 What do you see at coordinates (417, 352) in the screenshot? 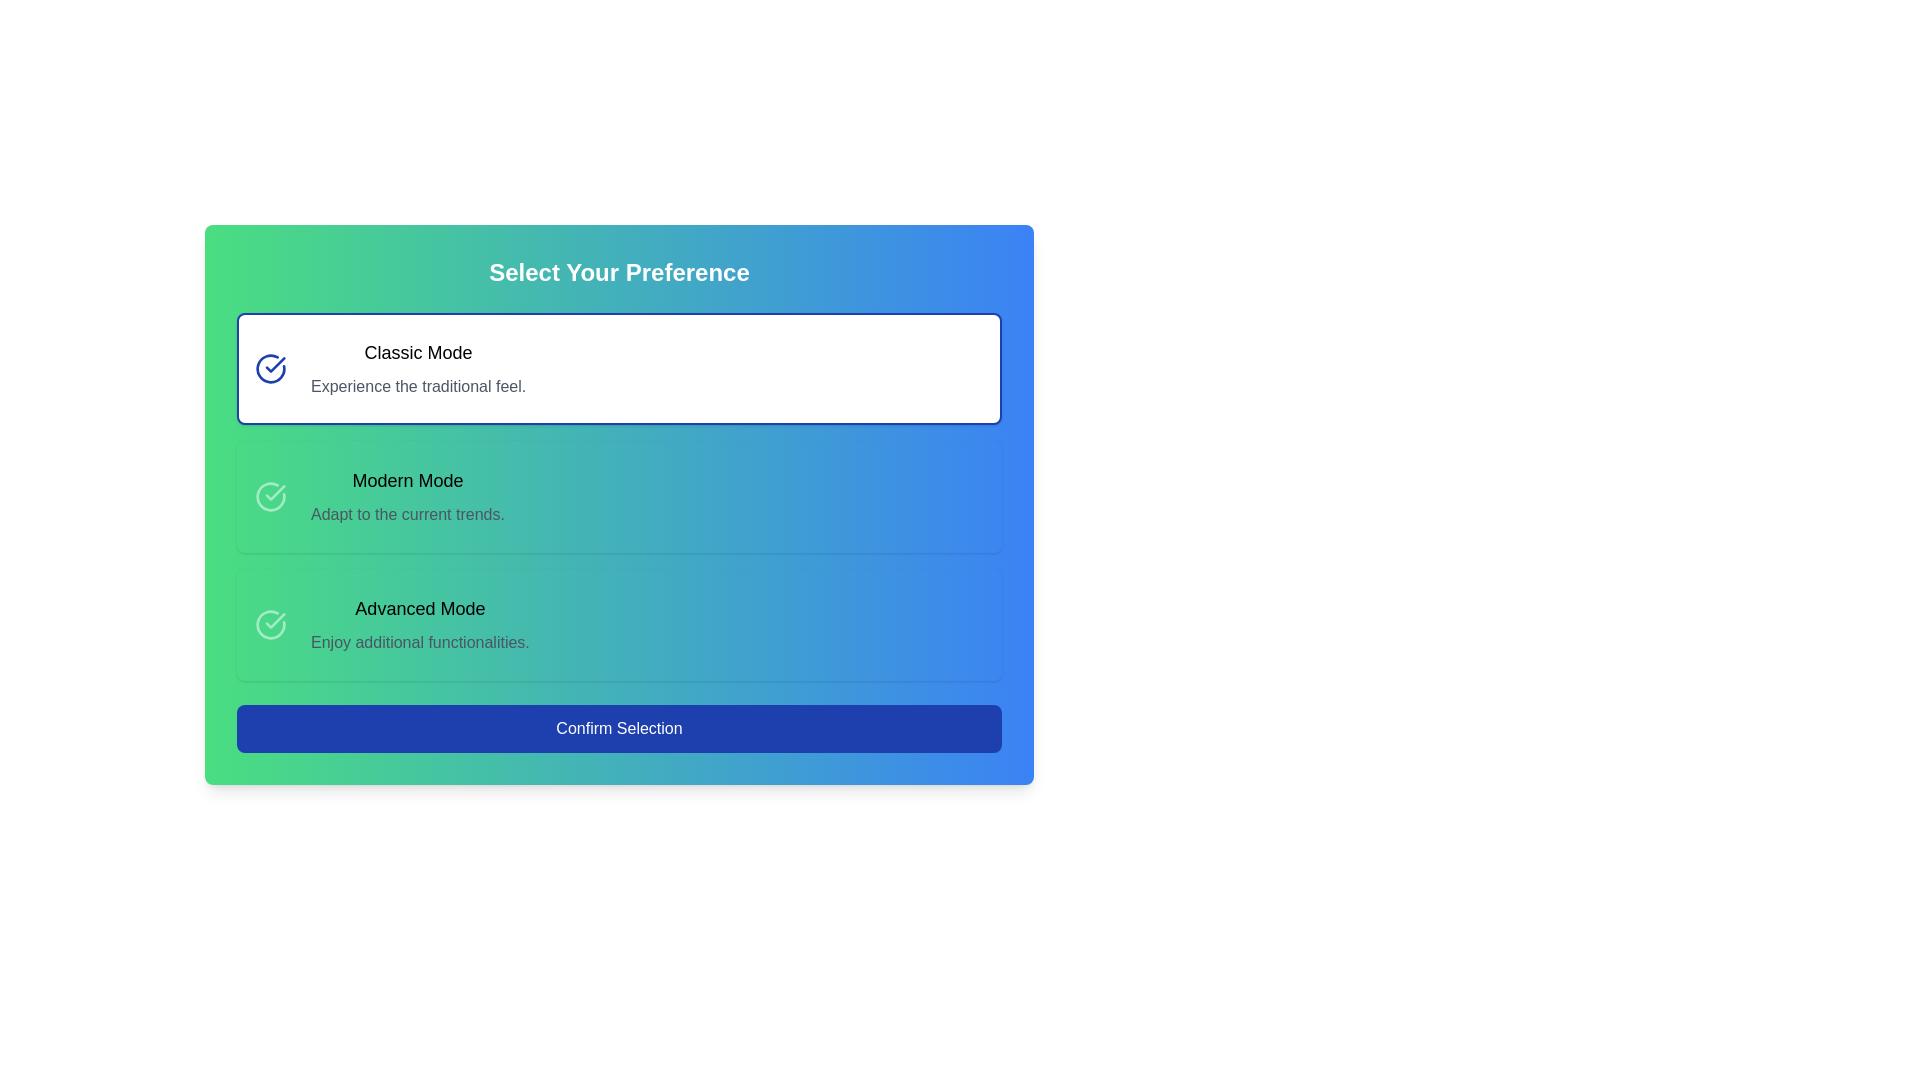
I see `the 'Classic Mode' header text, which is styled with 'text-lg' and 'font-medium' and is the most prominent text in the group` at bounding box center [417, 352].